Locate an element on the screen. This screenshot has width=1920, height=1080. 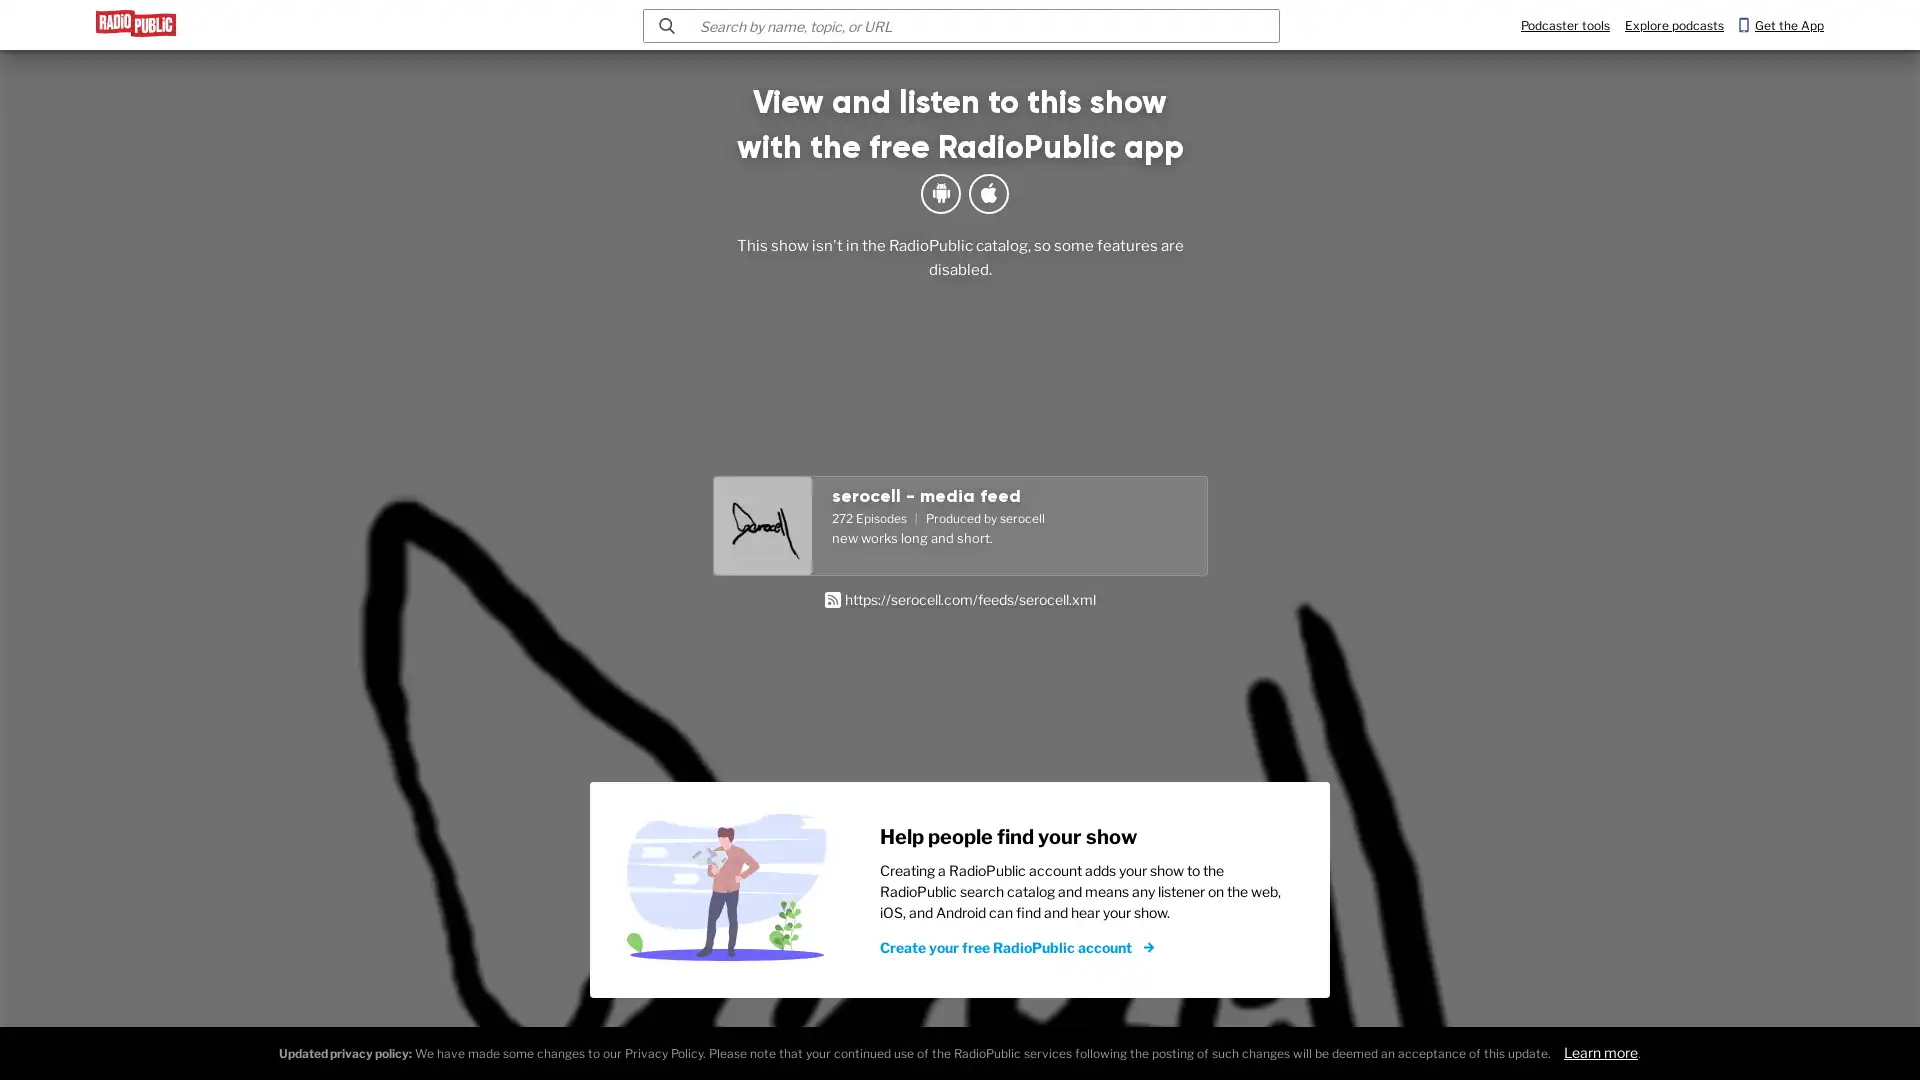
Download RadioPublic for Android is located at coordinates (939, 193).